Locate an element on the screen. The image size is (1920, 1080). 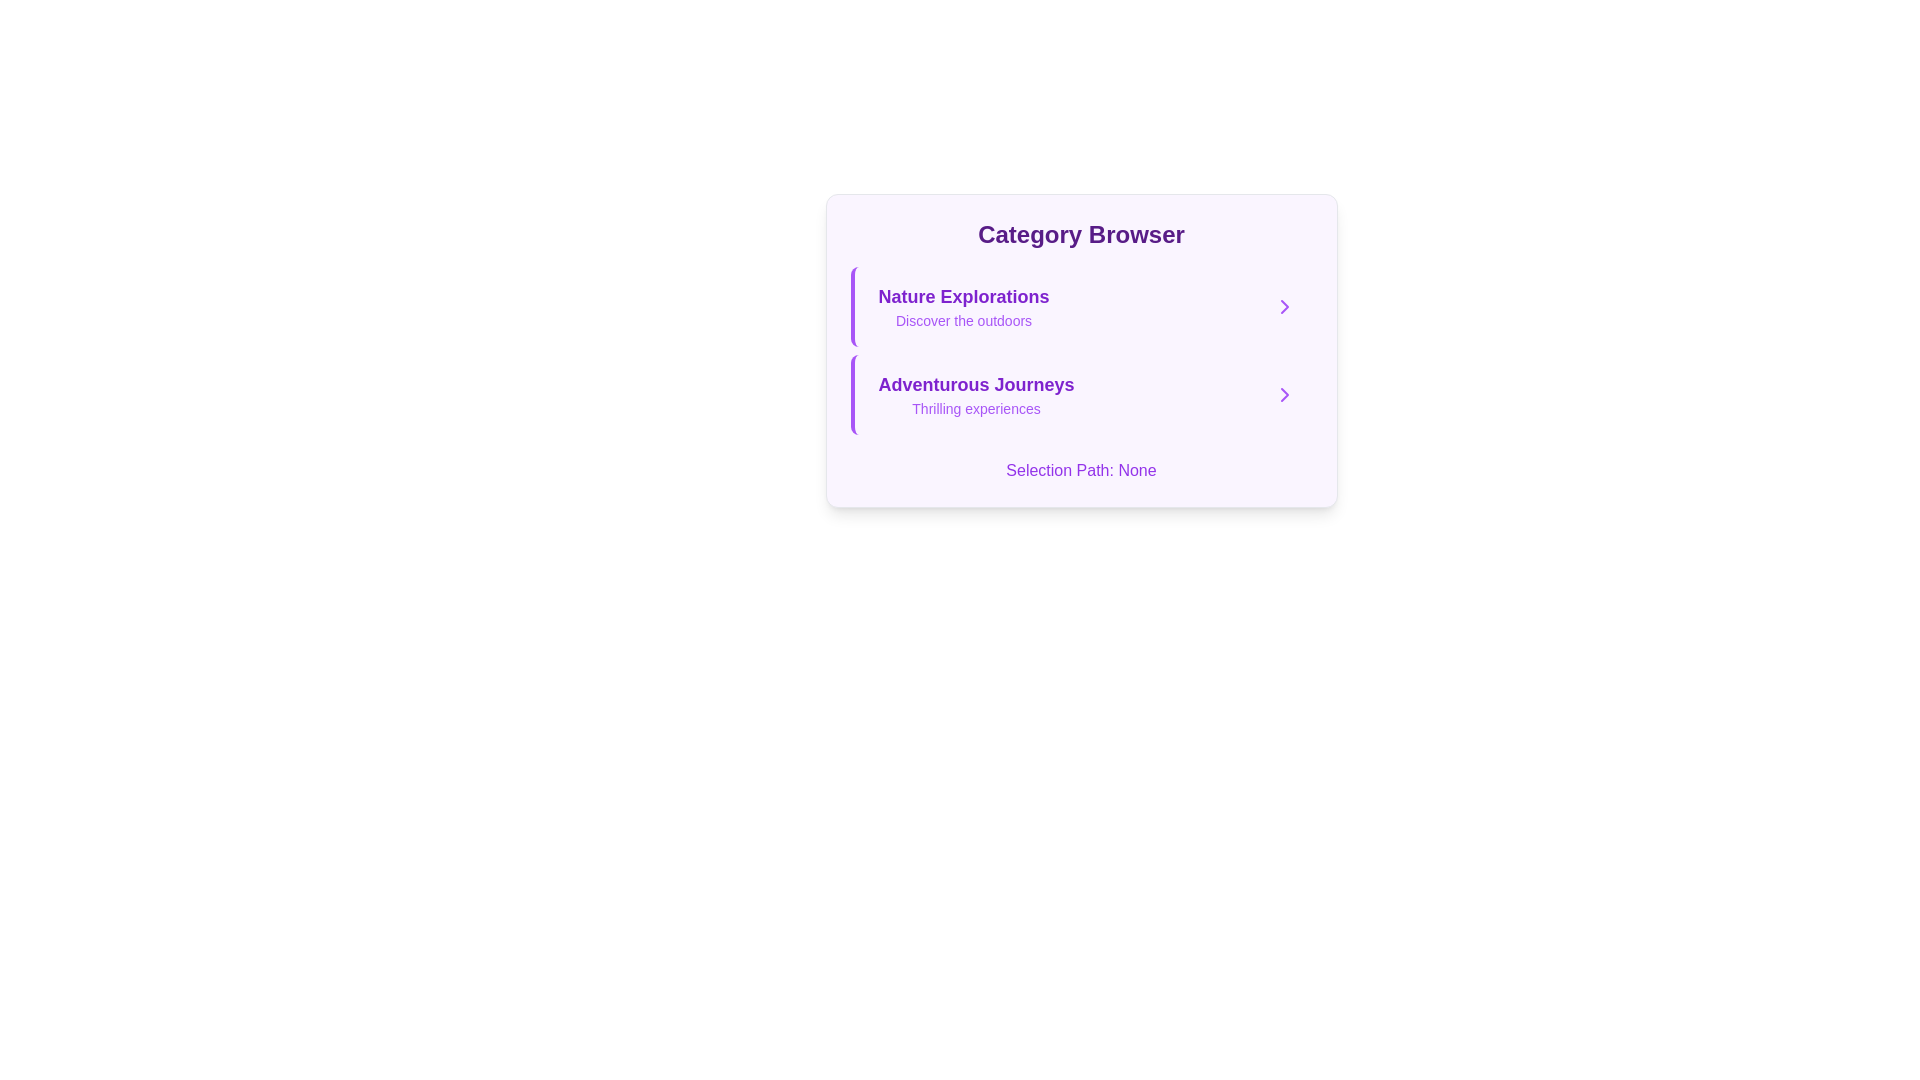
the text label titled 'Adventurous Journeys', which serves as a header for a category or section, positioned below 'Nature Explorations' is located at coordinates (976, 385).